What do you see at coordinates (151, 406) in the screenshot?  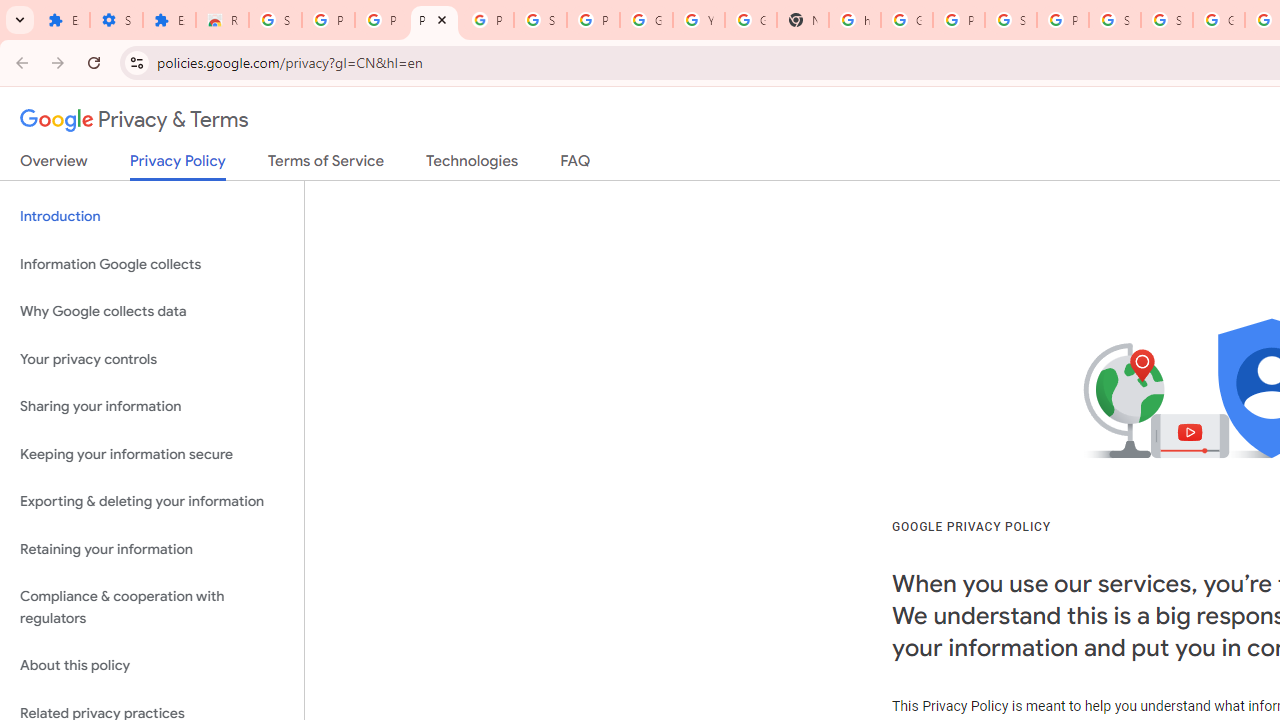 I see `'Sharing your information'` at bounding box center [151, 406].